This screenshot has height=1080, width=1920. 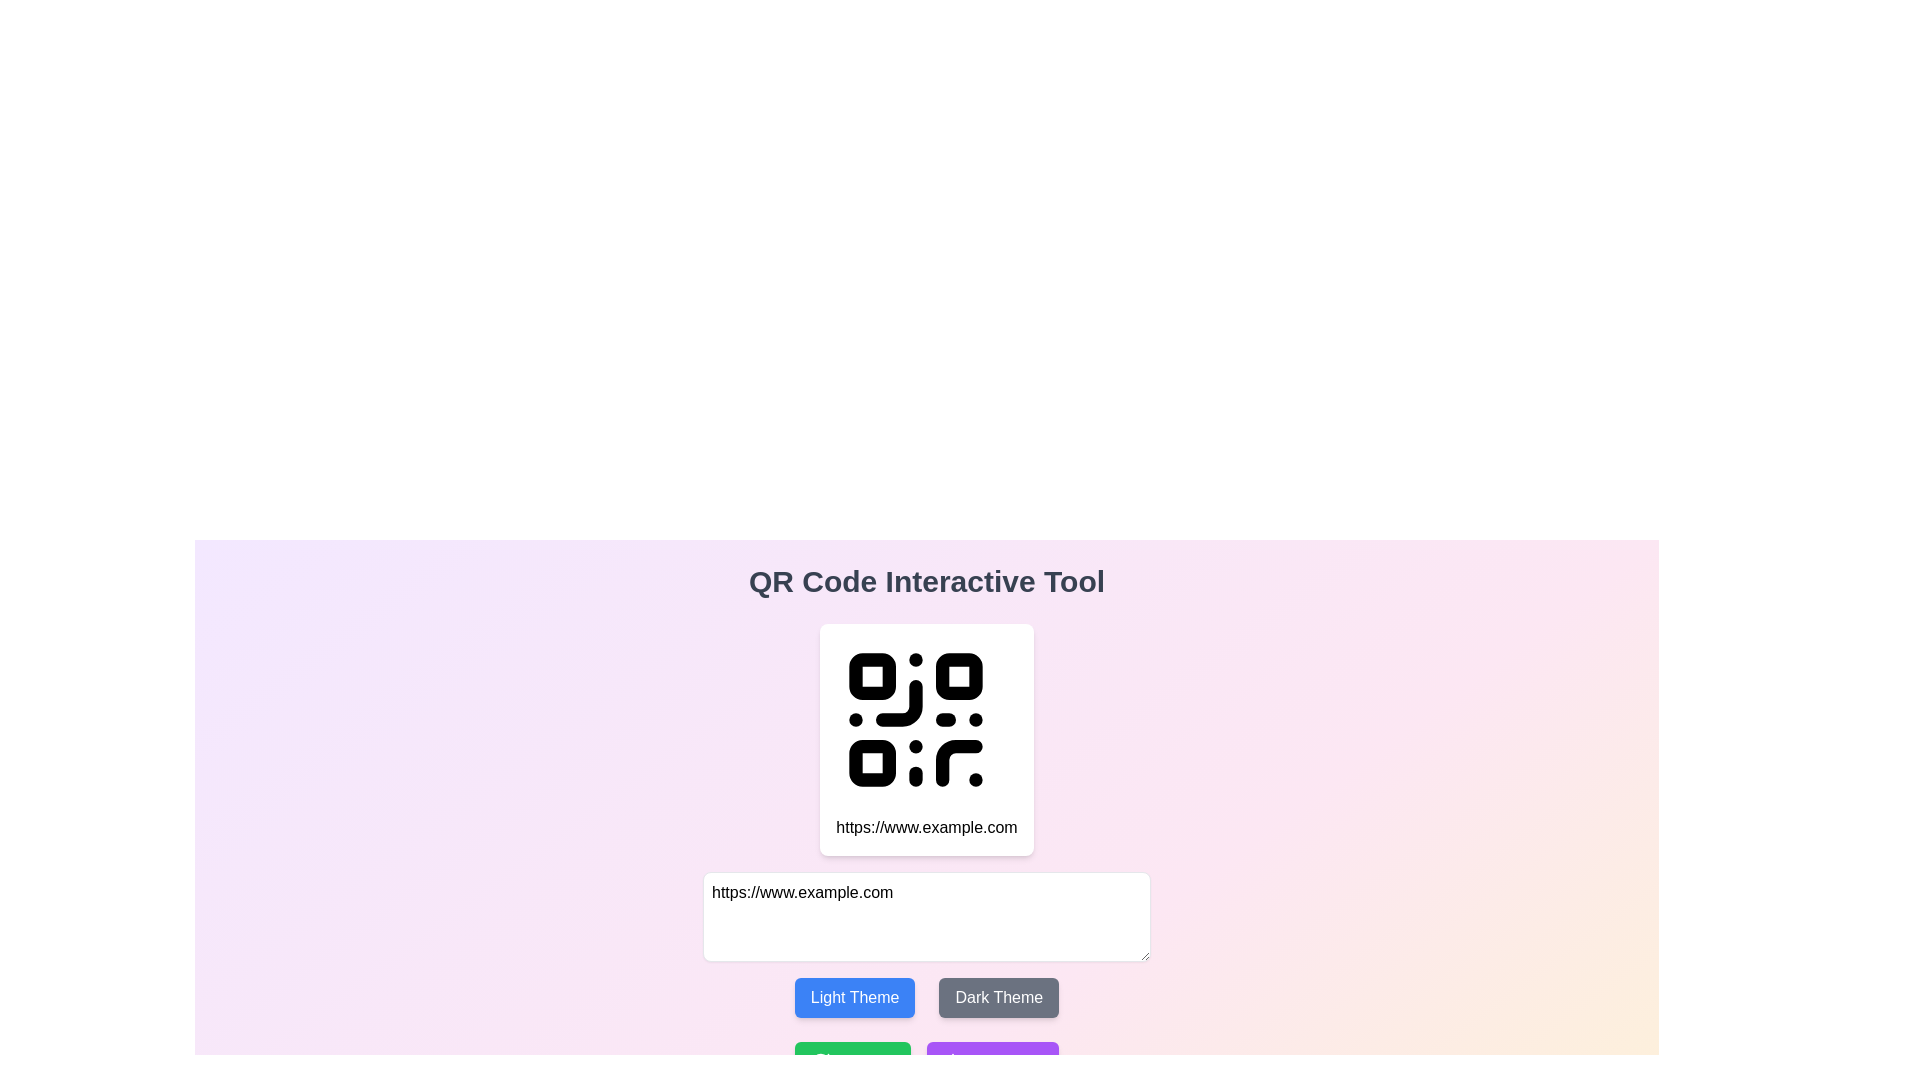 I want to click on the third rectangular block of the QR code located in the lower-left quadrant, which is part of its scannable pattern, so click(x=873, y=763).